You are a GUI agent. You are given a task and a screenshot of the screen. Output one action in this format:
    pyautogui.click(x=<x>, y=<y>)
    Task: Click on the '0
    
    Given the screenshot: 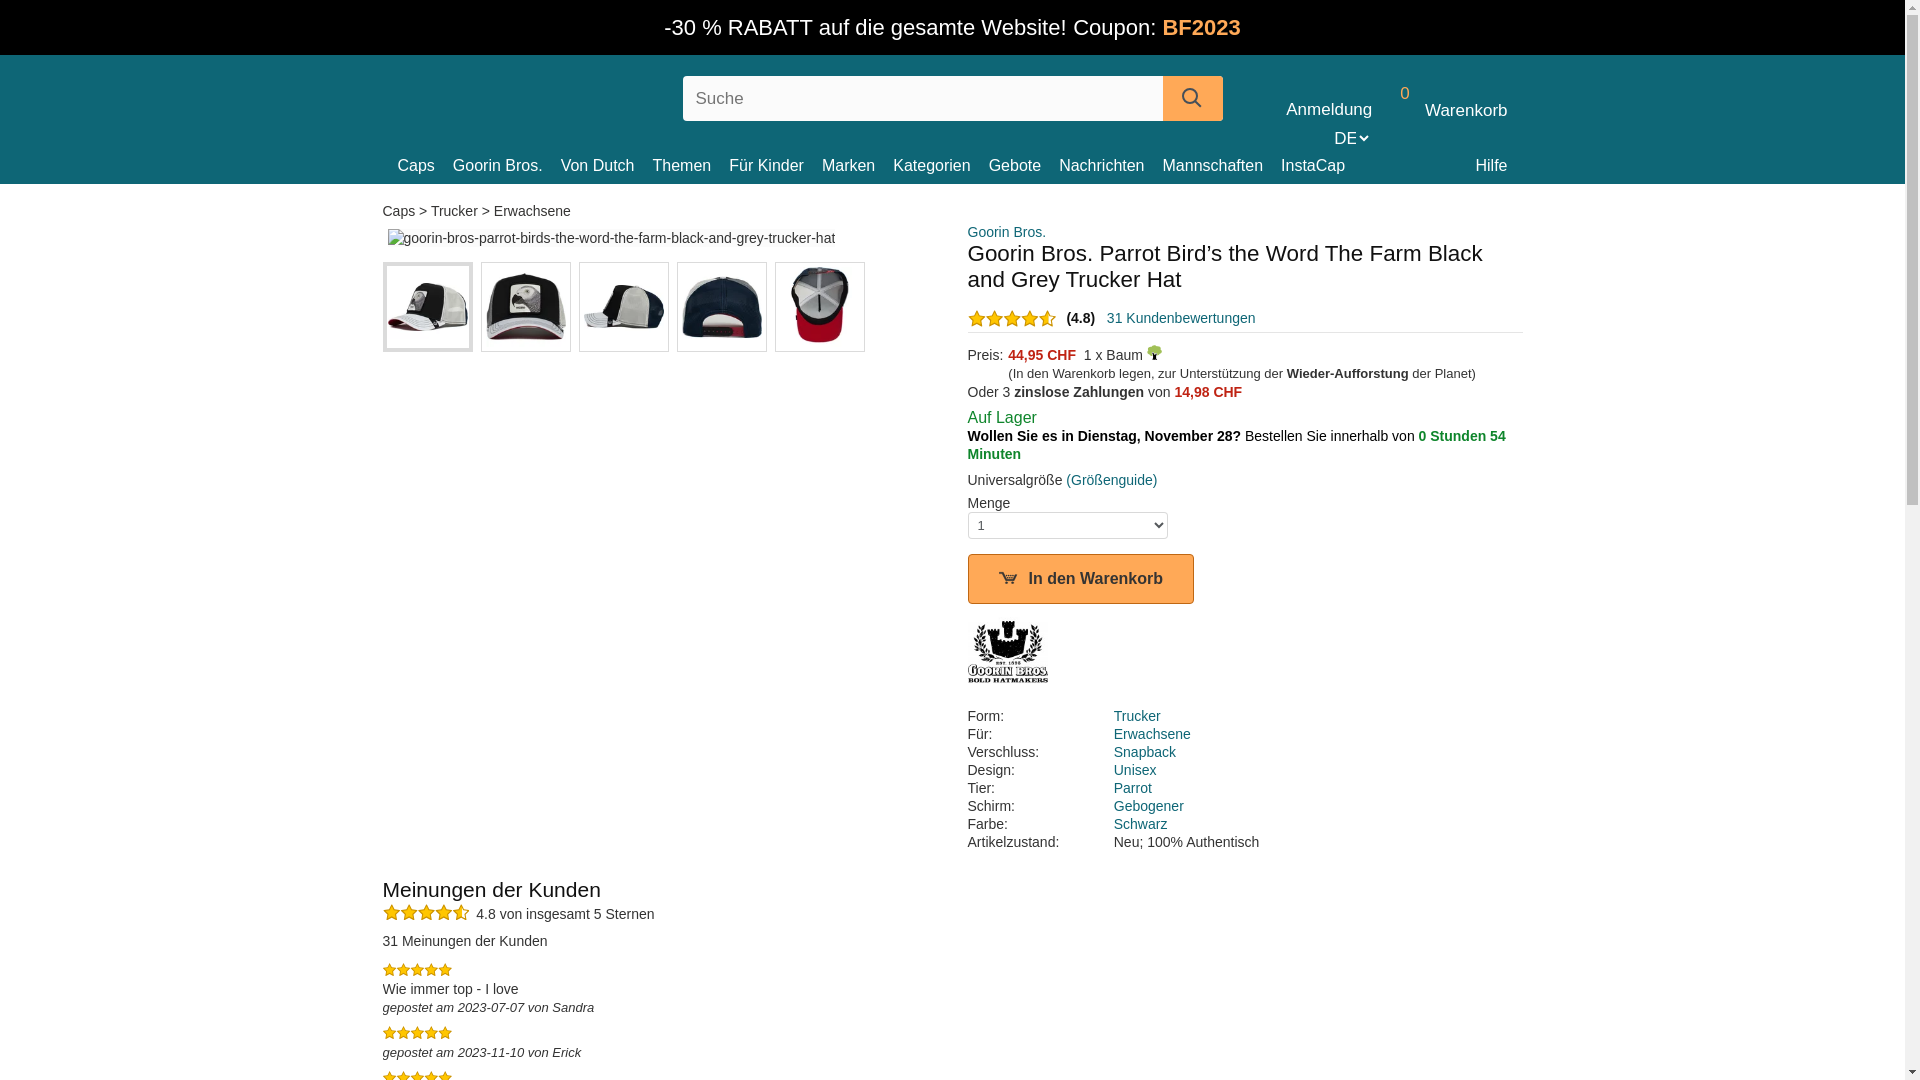 What is the action you would take?
    pyautogui.click(x=1444, y=110)
    